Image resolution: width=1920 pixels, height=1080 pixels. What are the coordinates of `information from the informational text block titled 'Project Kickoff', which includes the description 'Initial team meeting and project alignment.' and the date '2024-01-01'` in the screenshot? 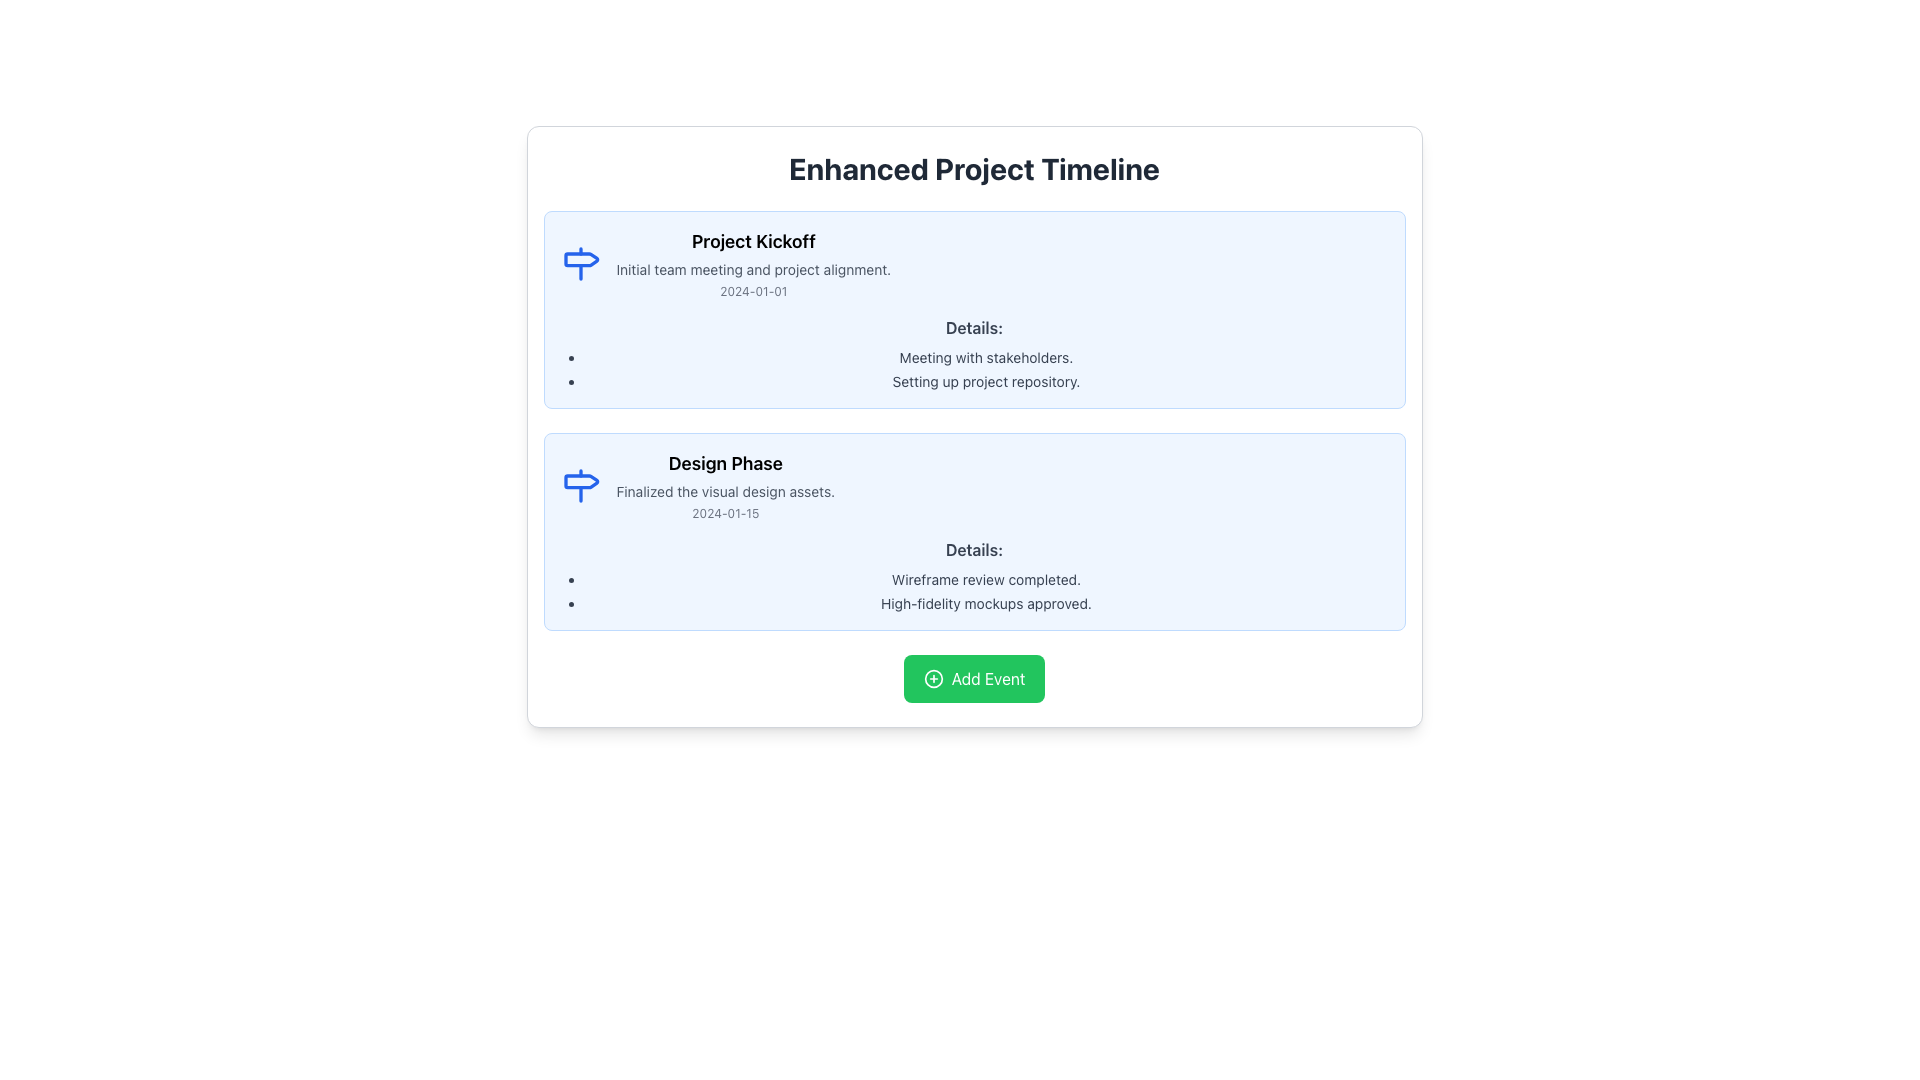 It's located at (752, 262).